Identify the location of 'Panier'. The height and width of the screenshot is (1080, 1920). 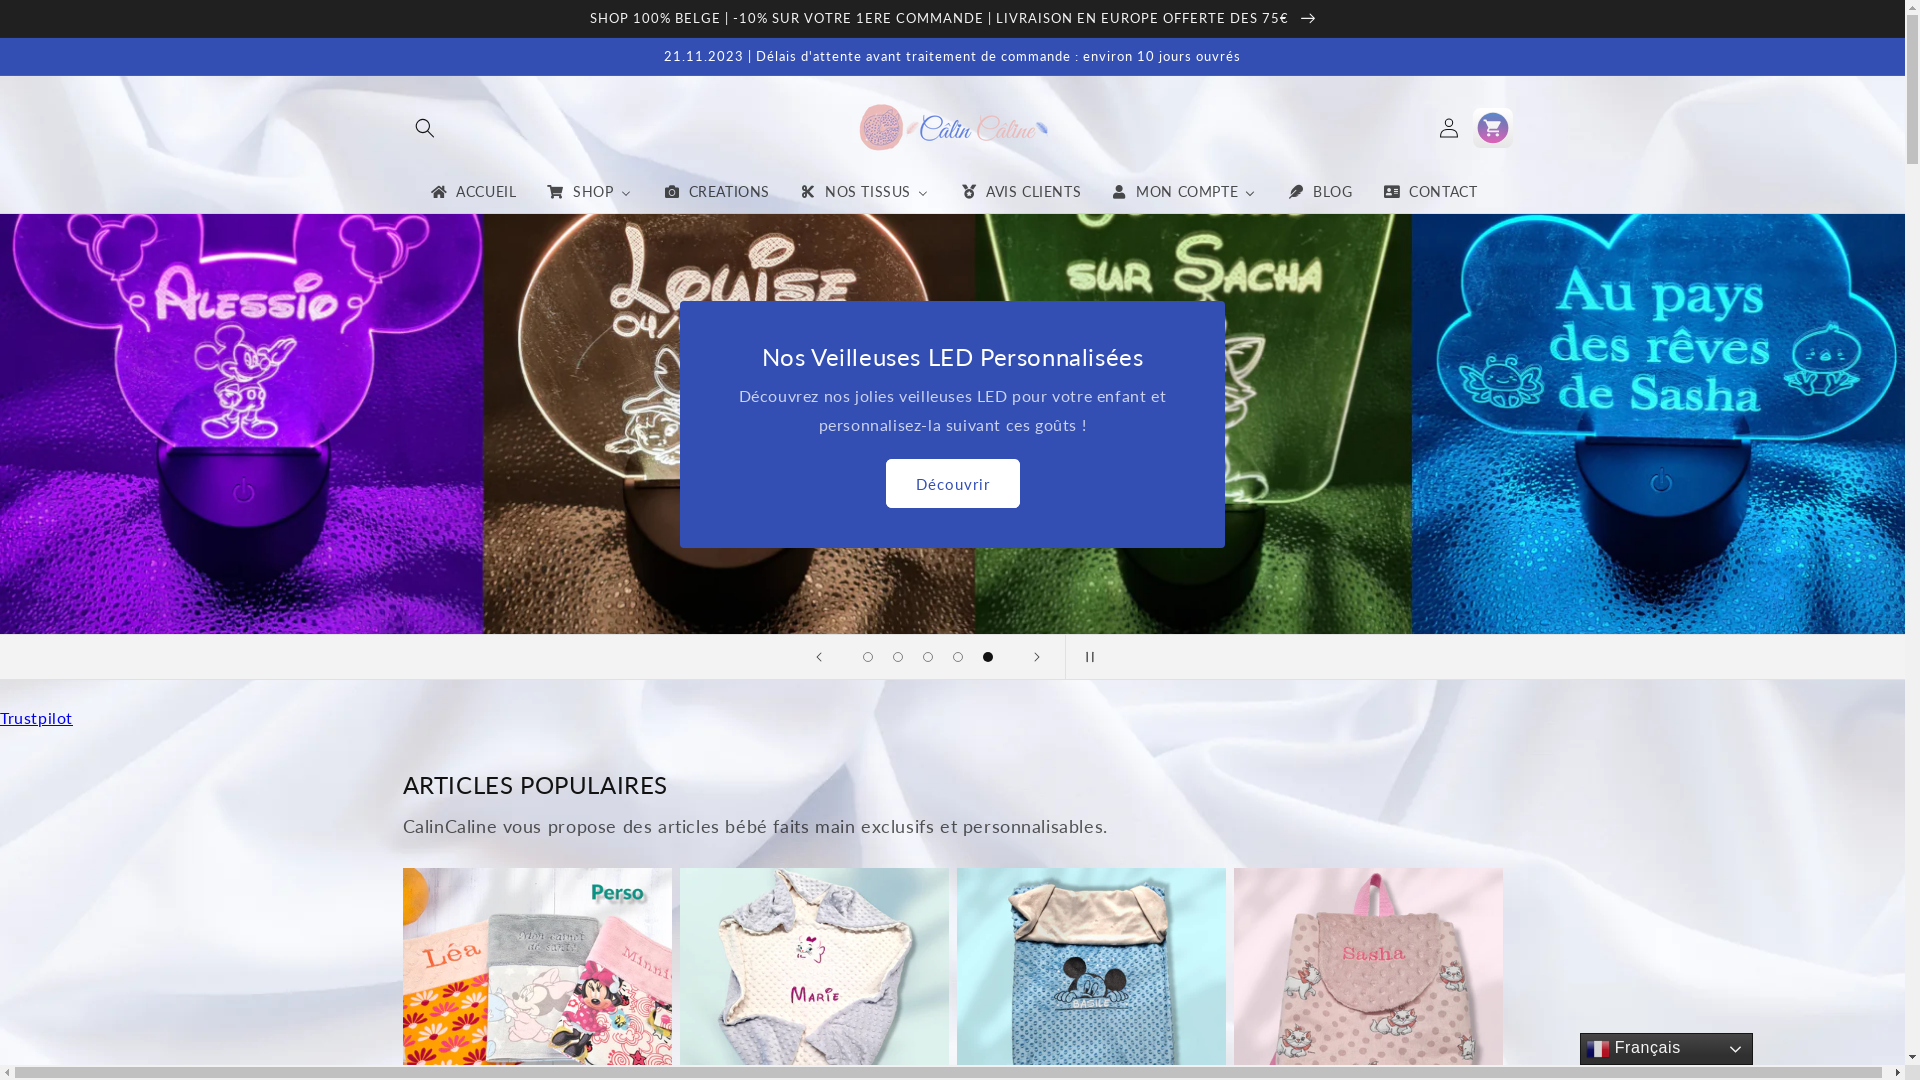
(1492, 127).